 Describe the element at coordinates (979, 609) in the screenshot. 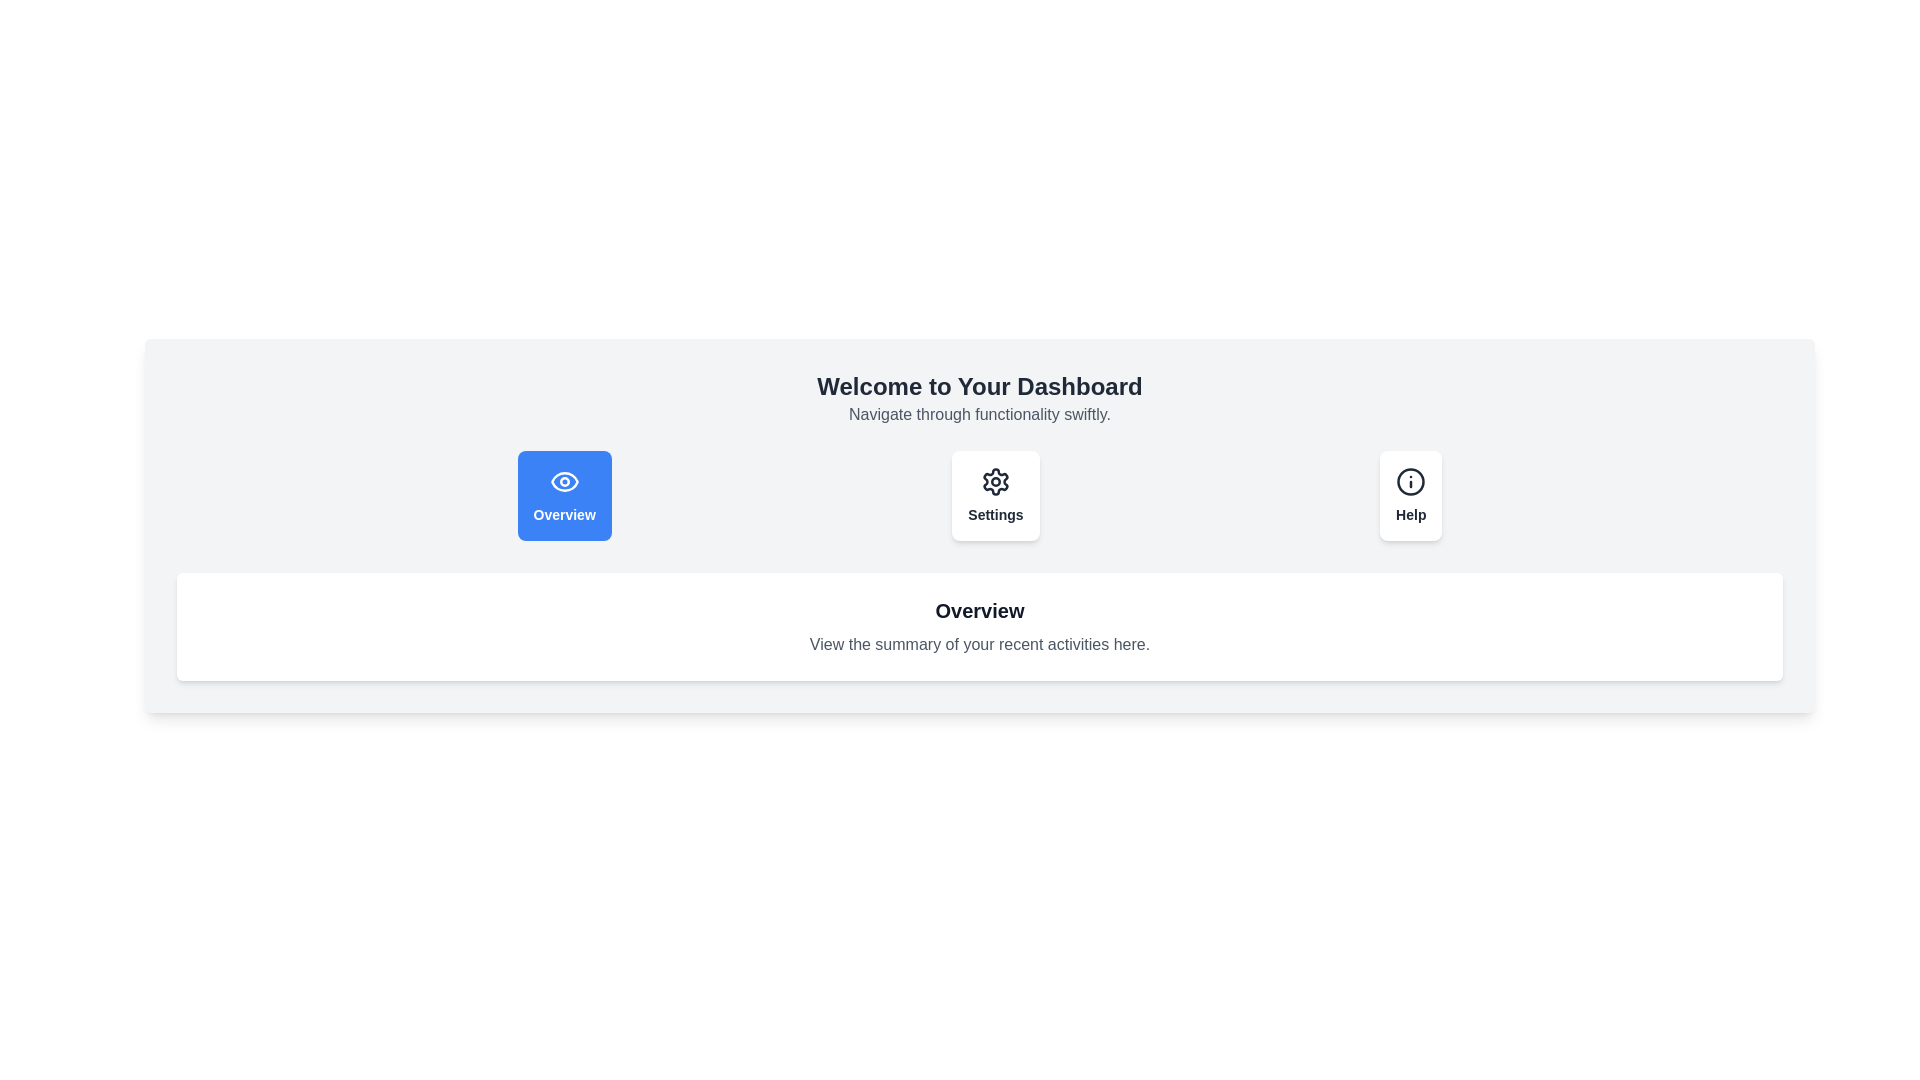

I see `the Text Label element that serves as a title or header for the section, located at the top of a white rectangular card in the center of the layout` at that location.